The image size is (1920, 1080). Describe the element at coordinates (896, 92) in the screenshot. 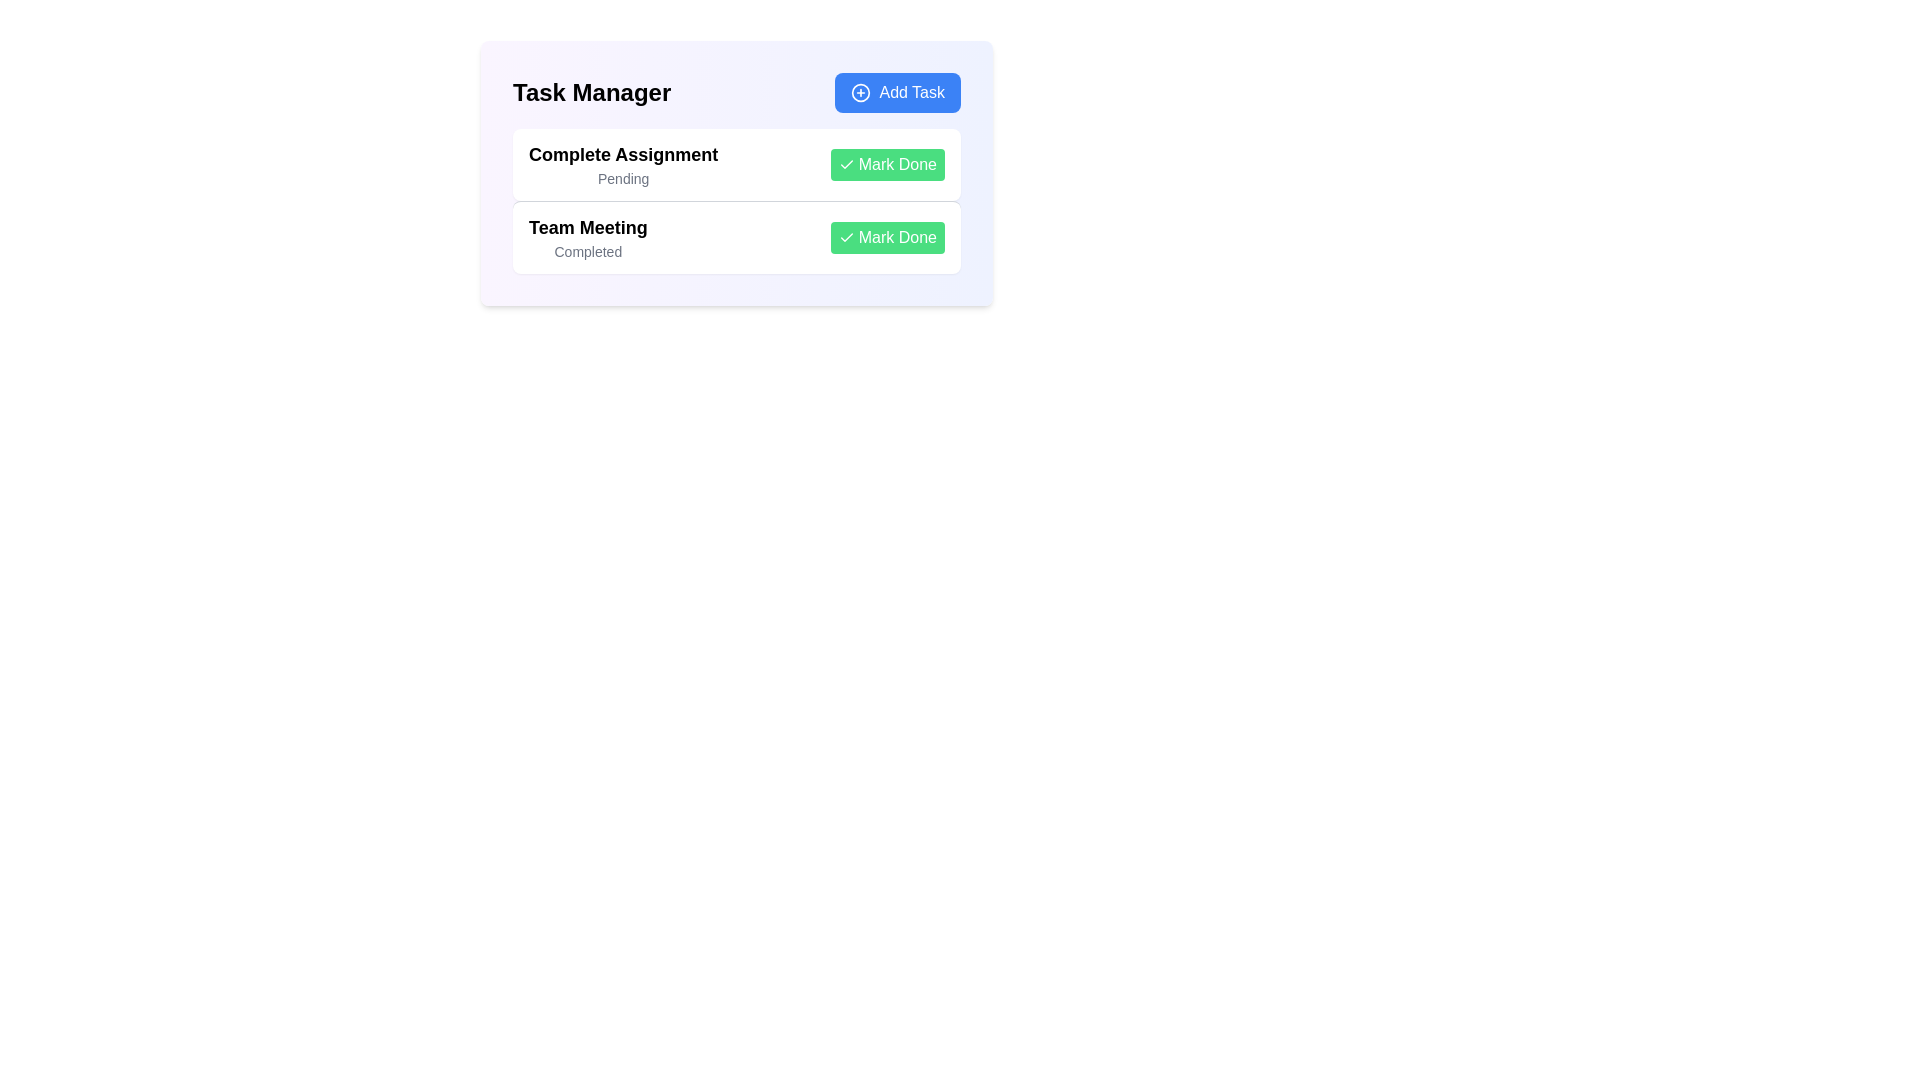

I see `the 'Add Task' button to add a new task to the list` at that location.